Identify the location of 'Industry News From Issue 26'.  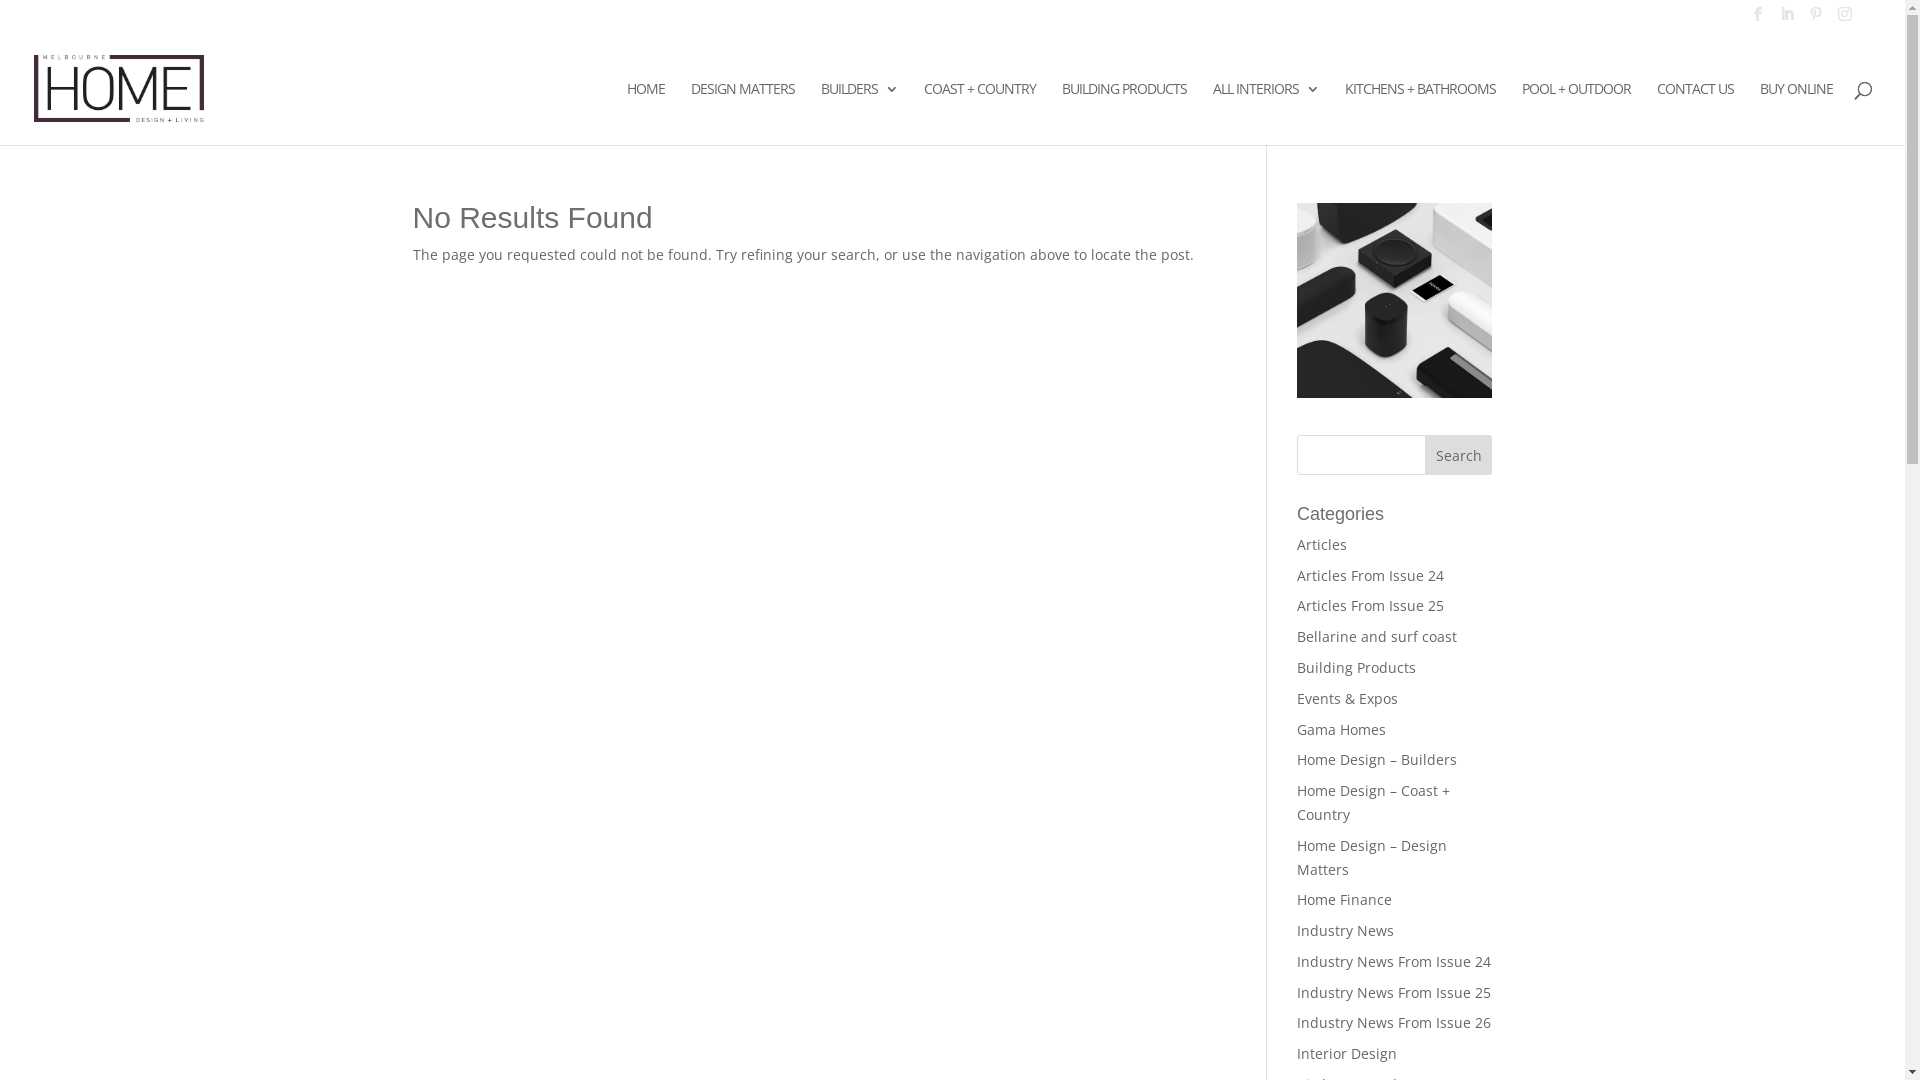
(1392, 1022).